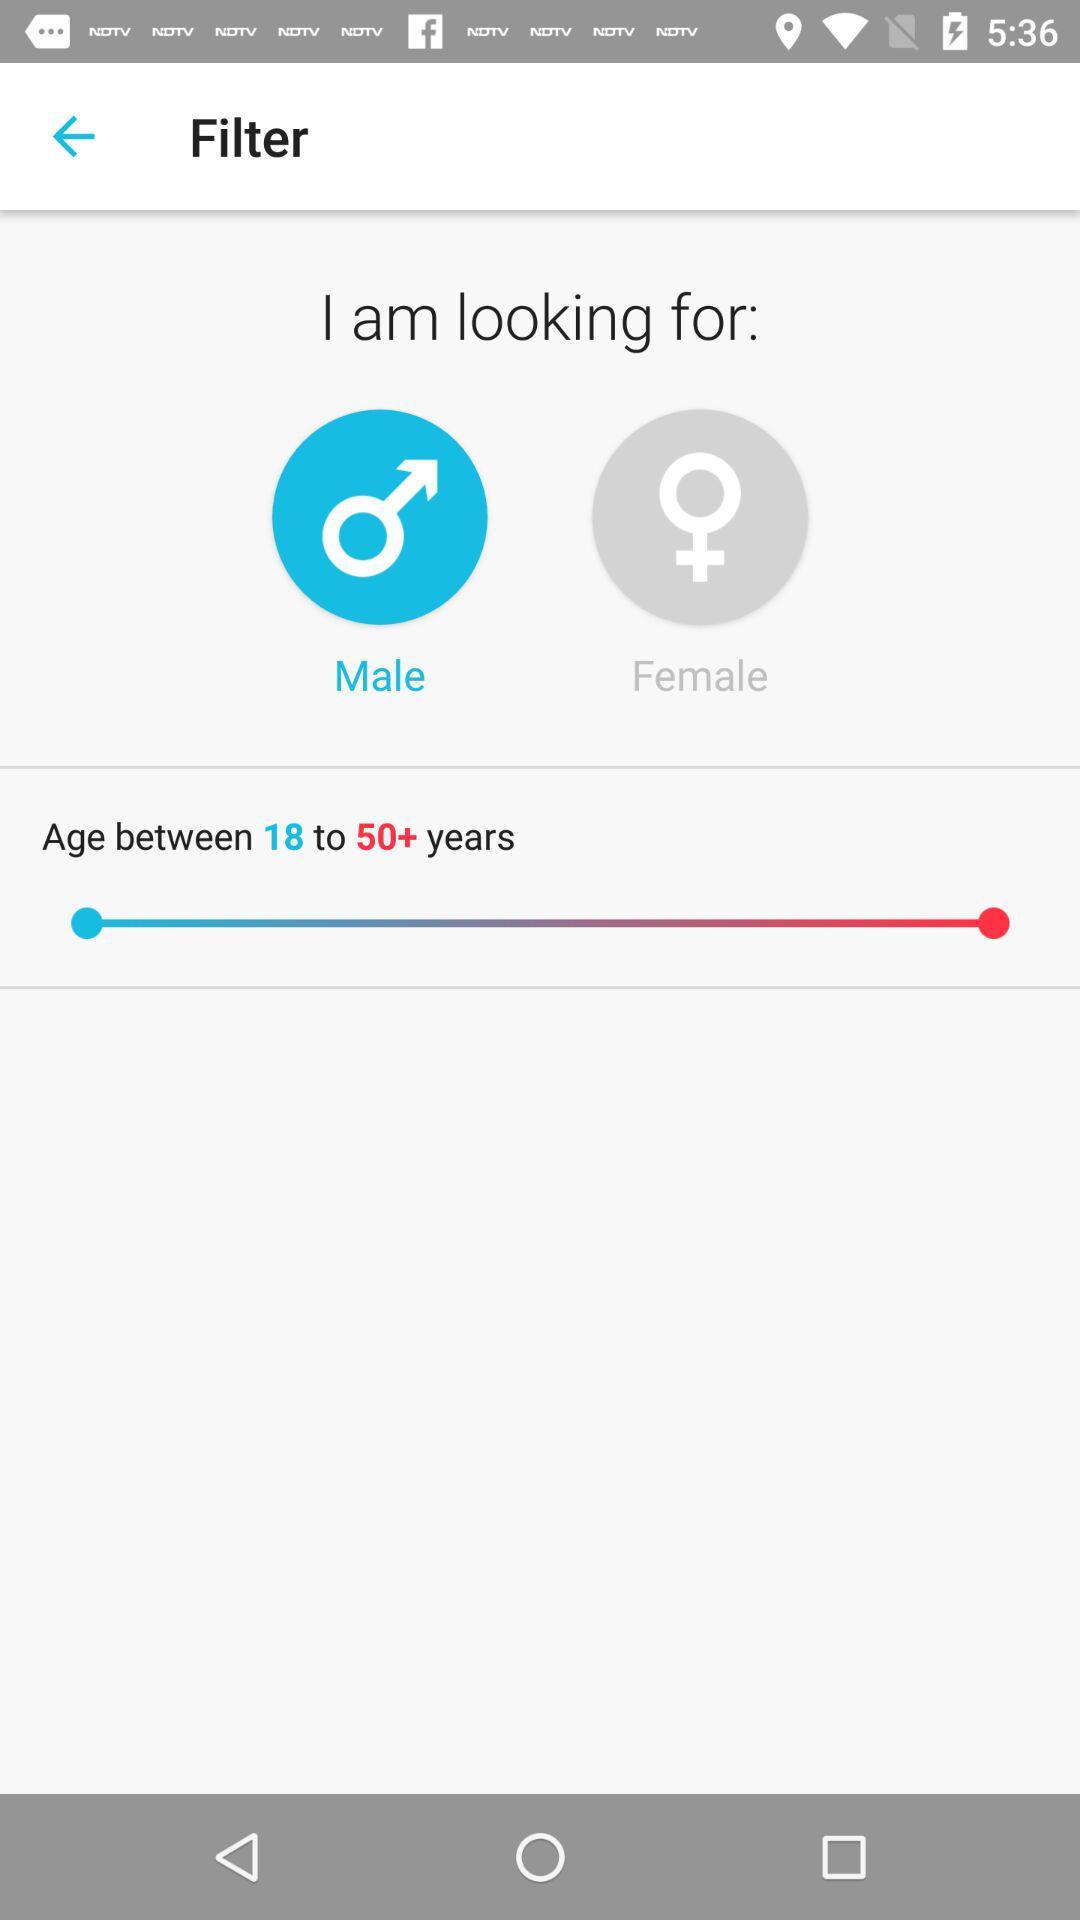 The width and height of the screenshot is (1080, 1920). What do you see at coordinates (72, 135) in the screenshot?
I see `the item above i am looking item` at bounding box center [72, 135].